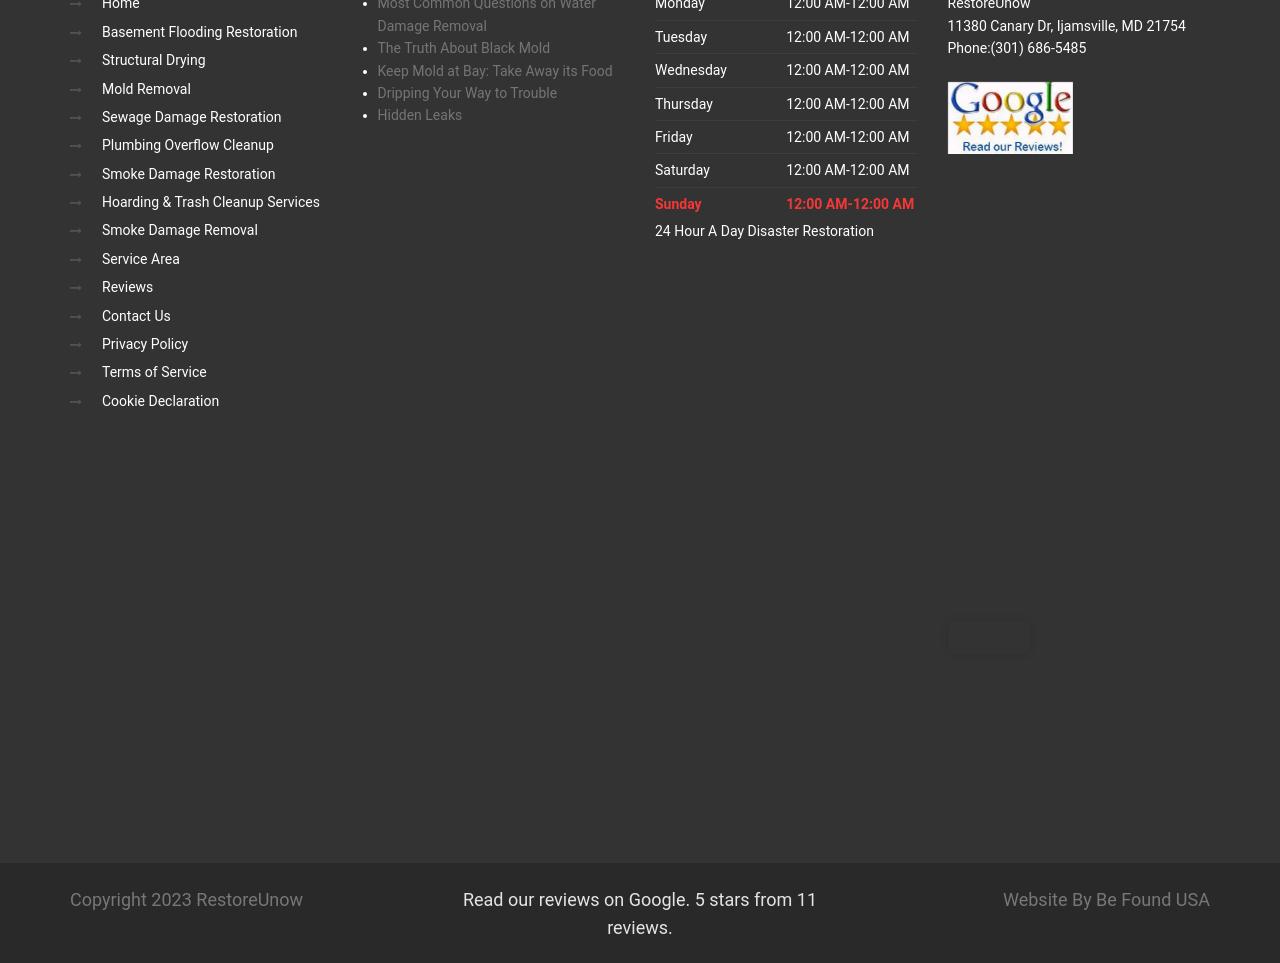 The width and height of the screenshot is (1280, 963). Describe the element at coordinates (199, 30) in the screenshot. I see `'Basement Flooding Restoration'` at that location.